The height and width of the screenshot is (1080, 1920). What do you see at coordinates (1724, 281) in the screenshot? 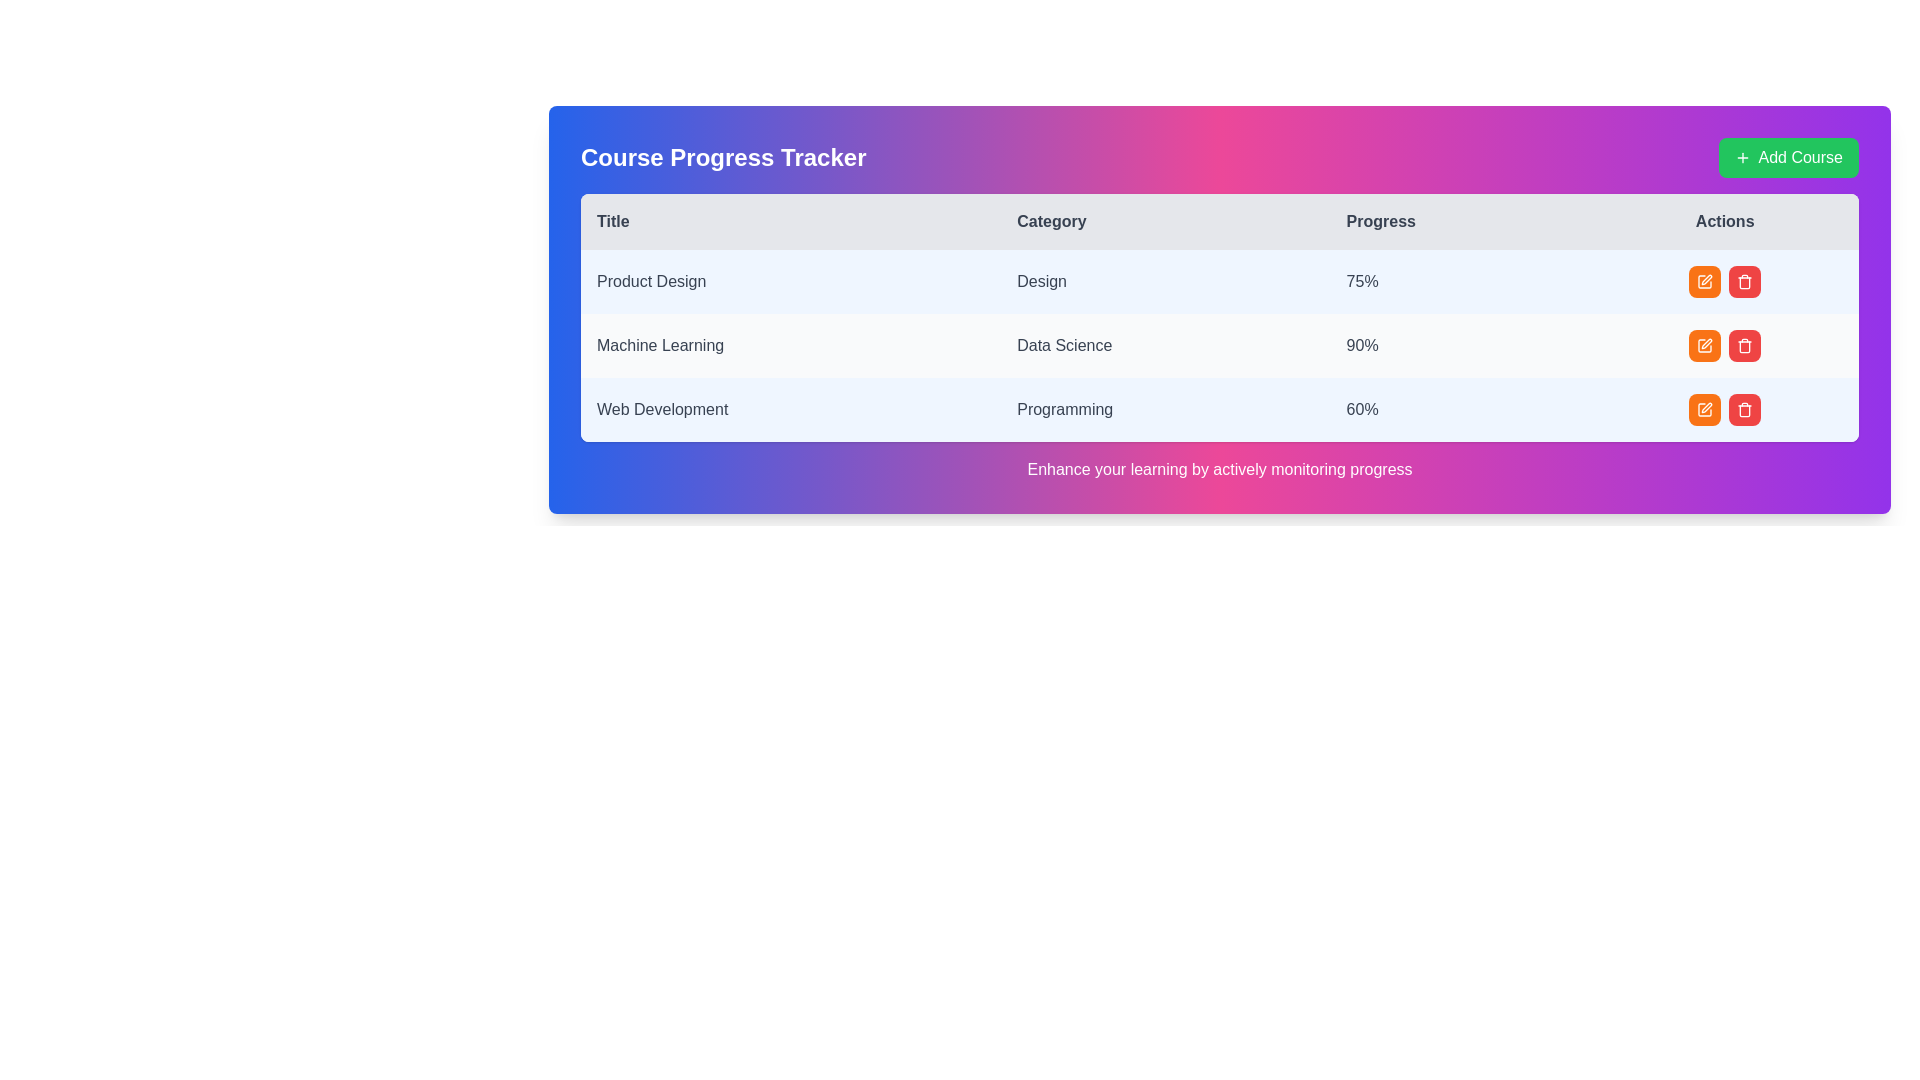
I see `the orange button with a pen icon in the Actions column of the Product Design row in the course progress table to initiate editing` at bounding box center [1724, 281].